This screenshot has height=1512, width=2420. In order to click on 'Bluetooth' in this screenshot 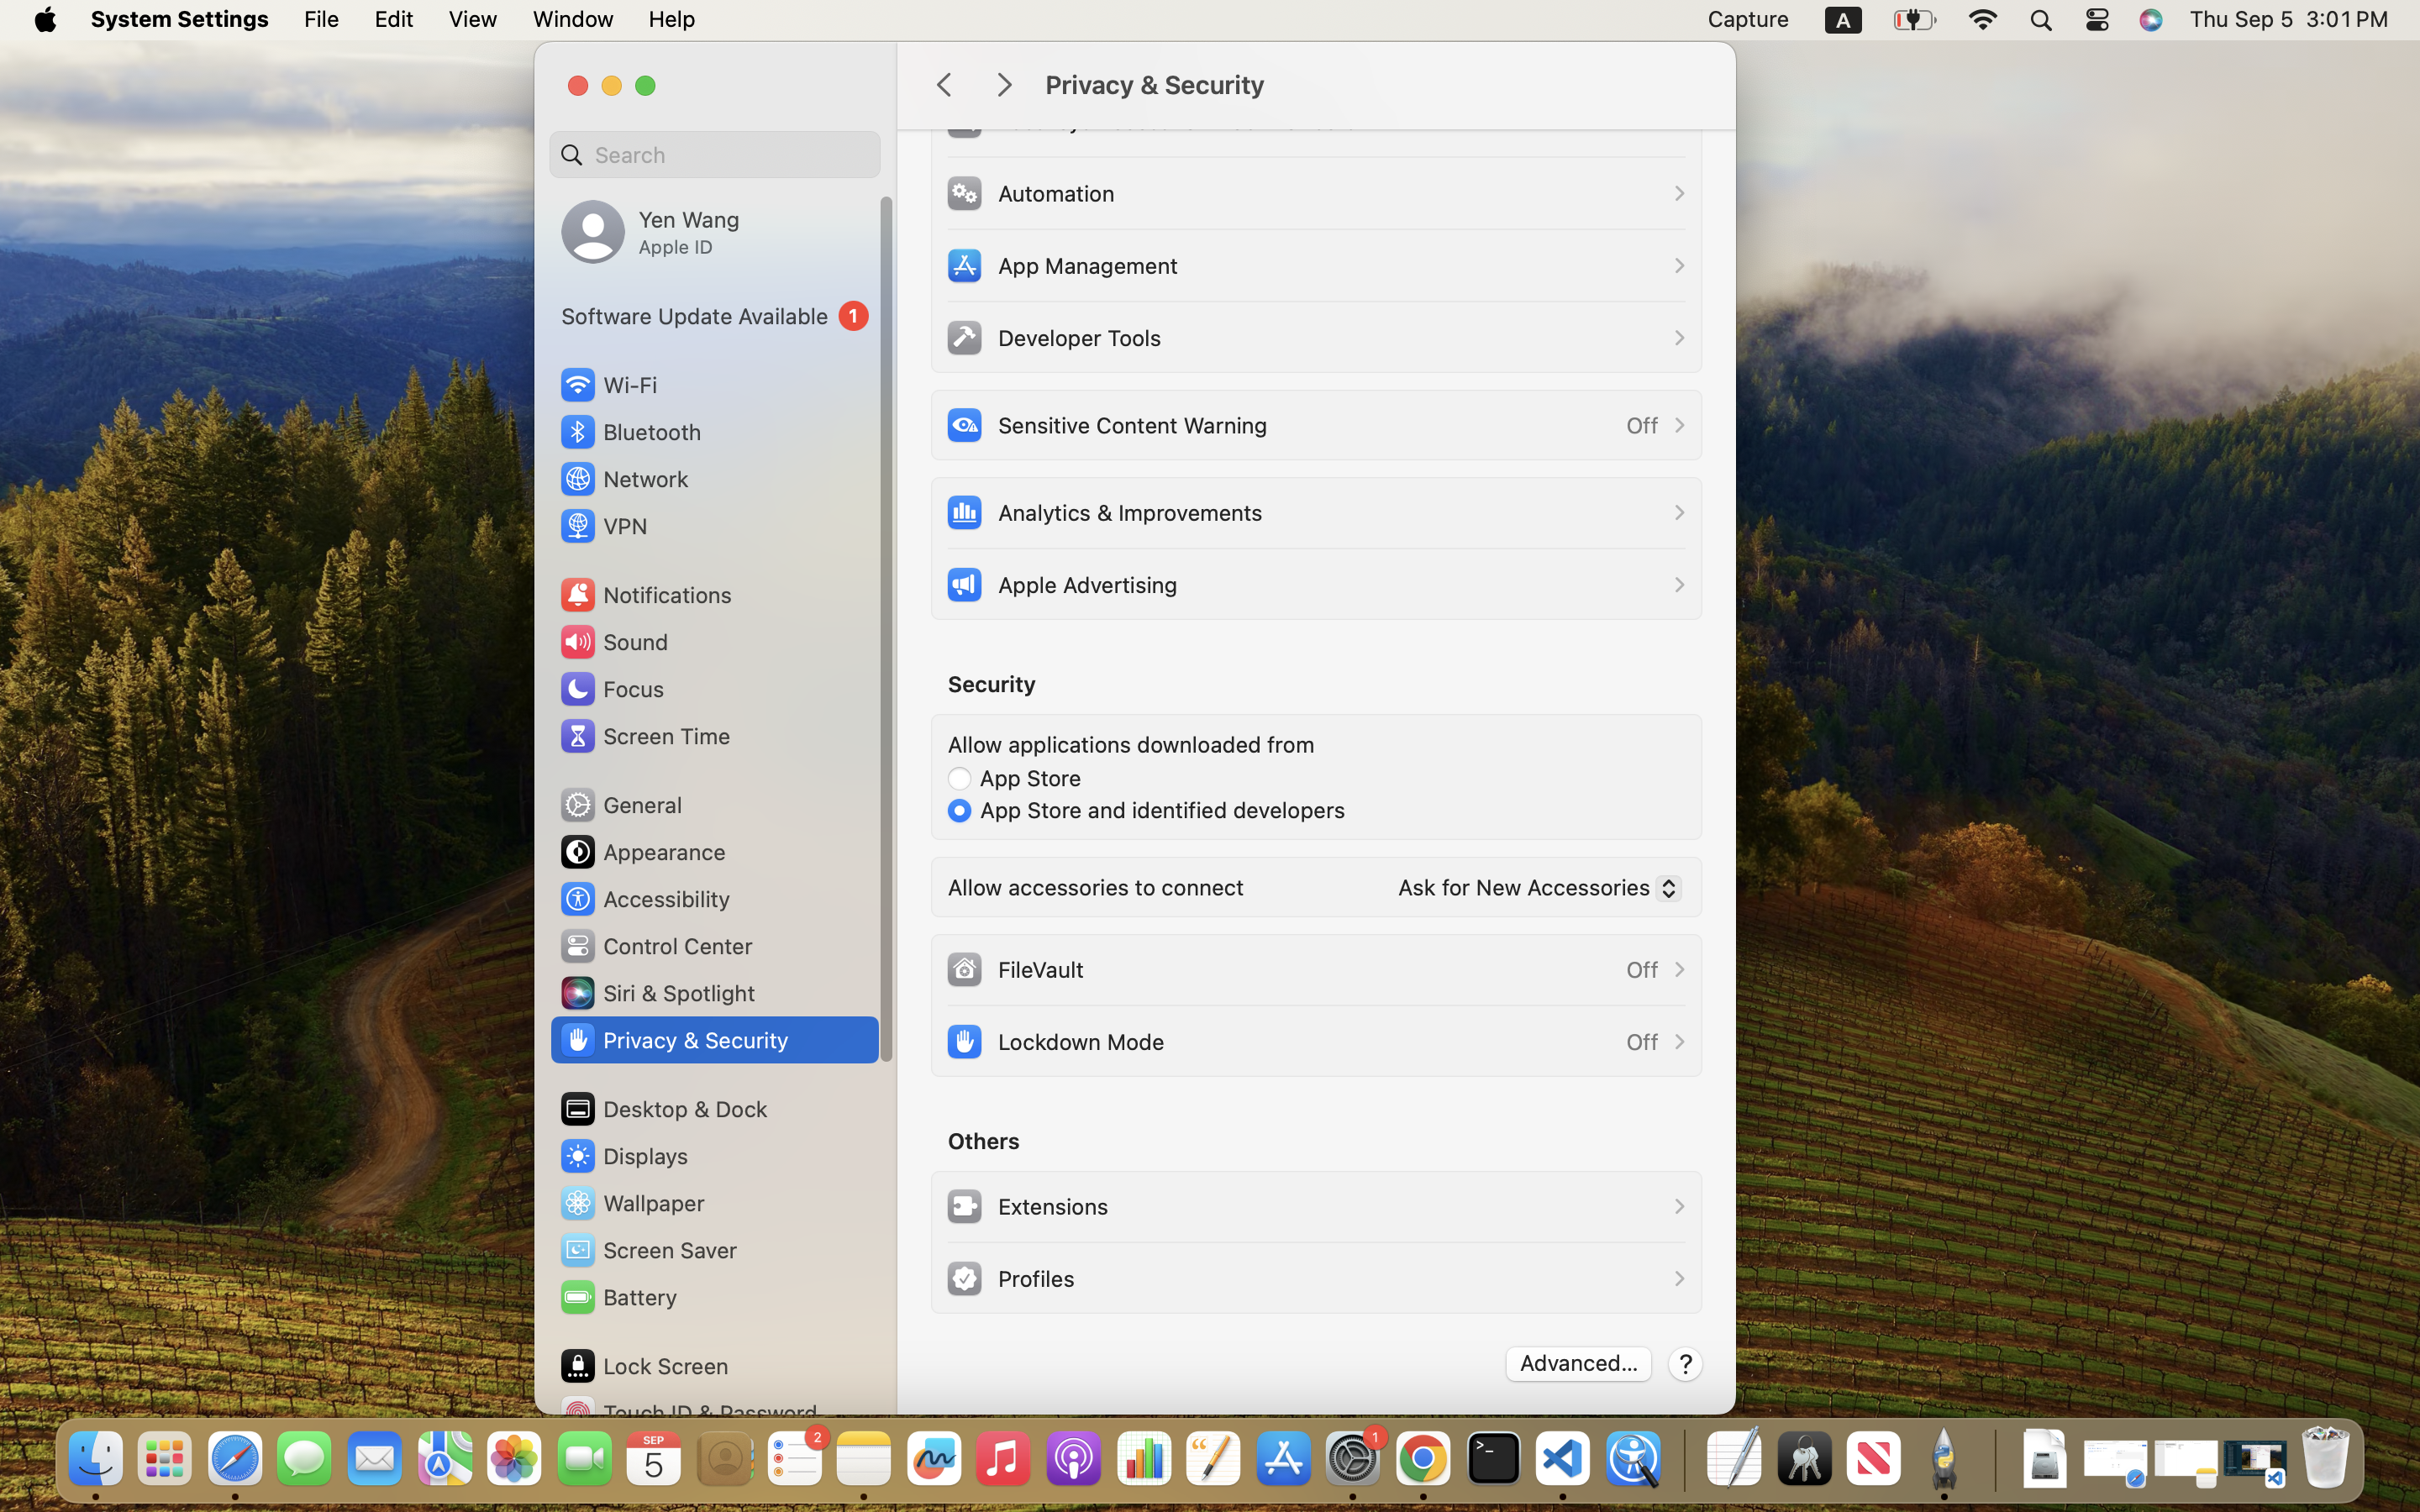, I will do `click(629, 431)`.